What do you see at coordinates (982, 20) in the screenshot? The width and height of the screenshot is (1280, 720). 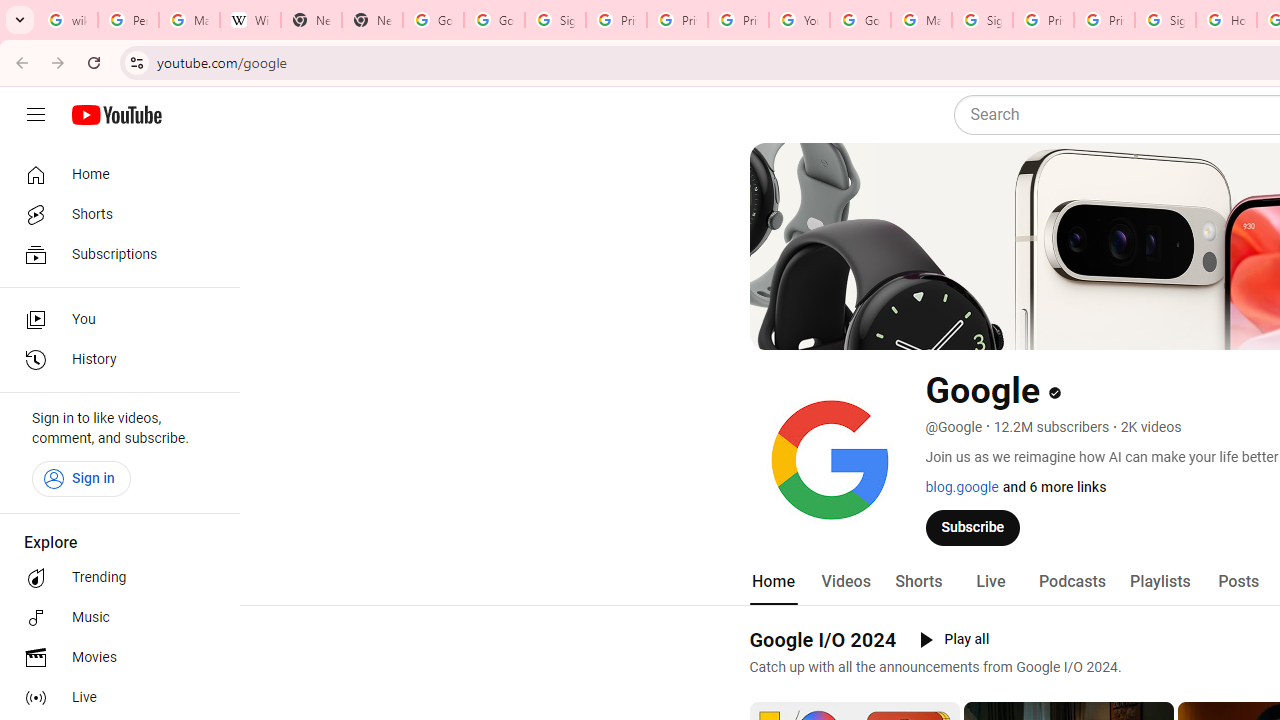 I see `'Sign in - Google Accounts'` at bounding box center [982, 20].